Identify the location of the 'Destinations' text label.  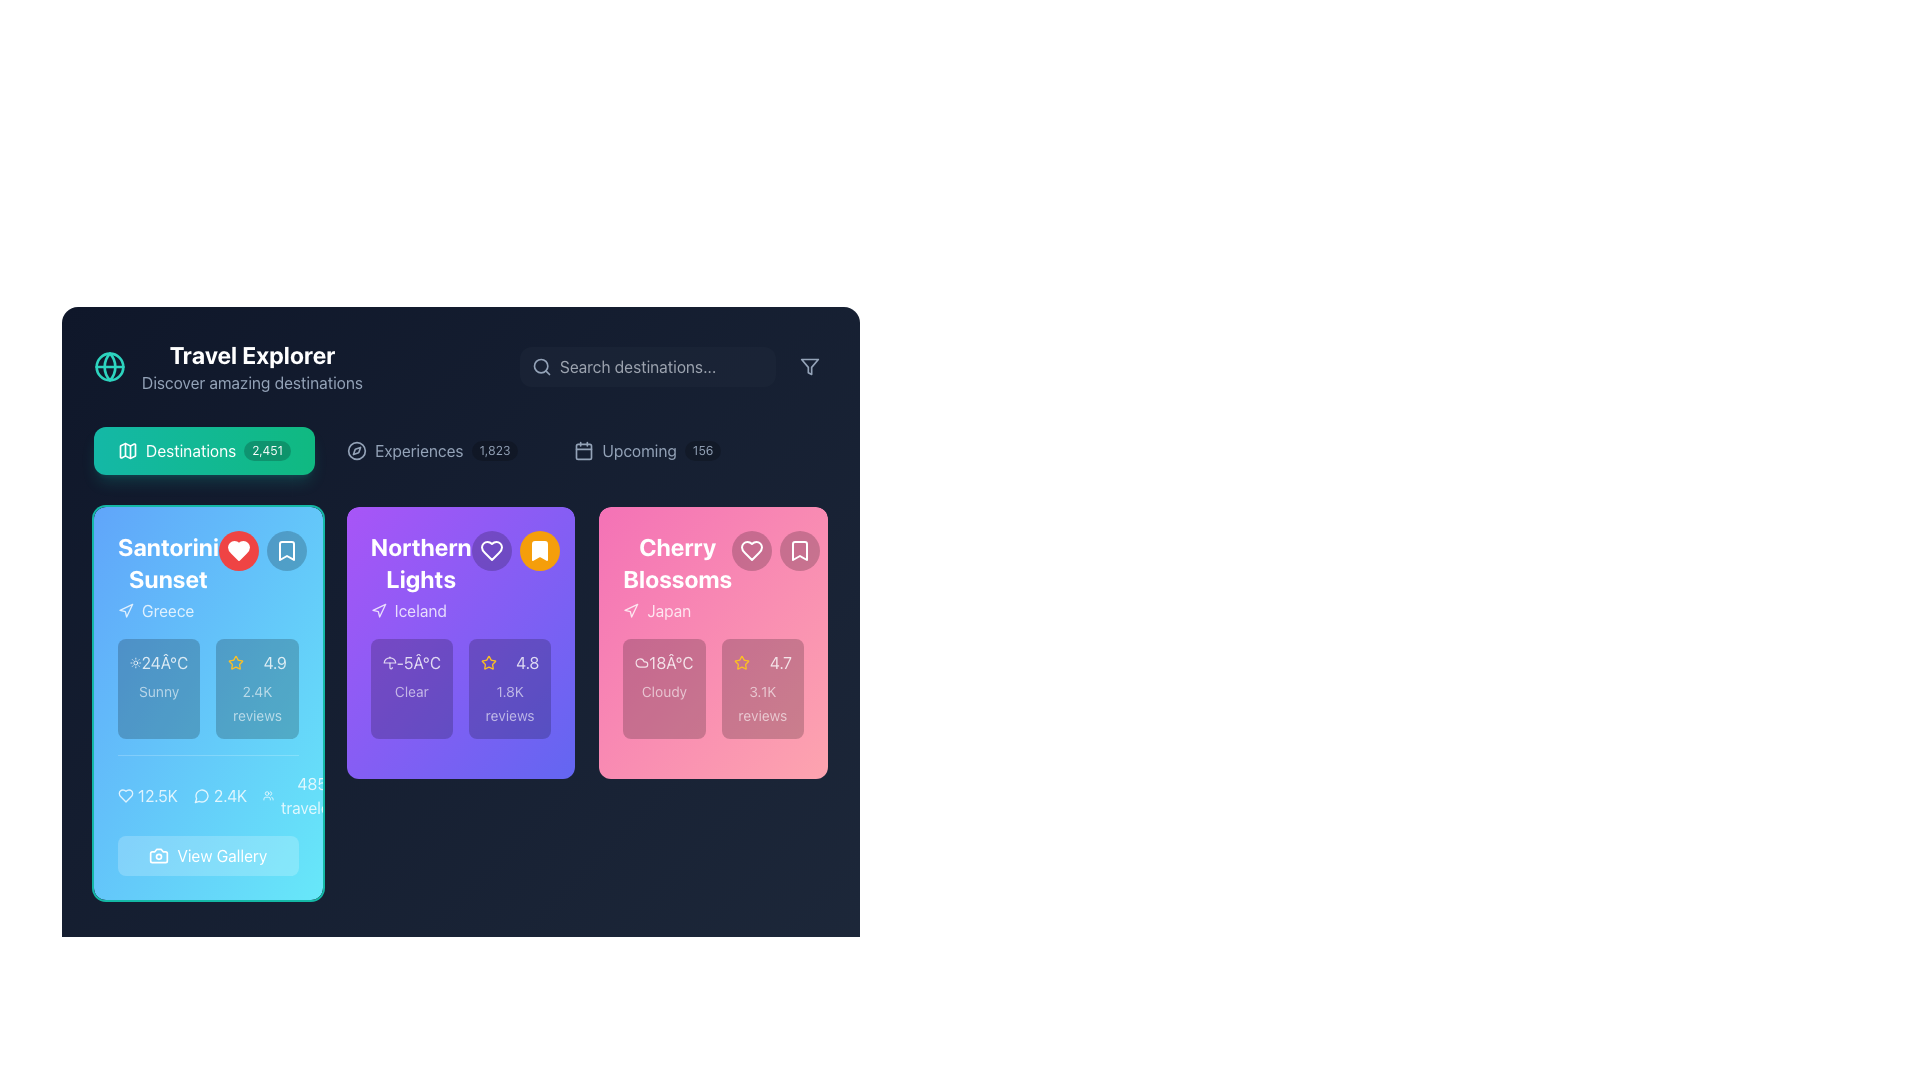
(191, 451).